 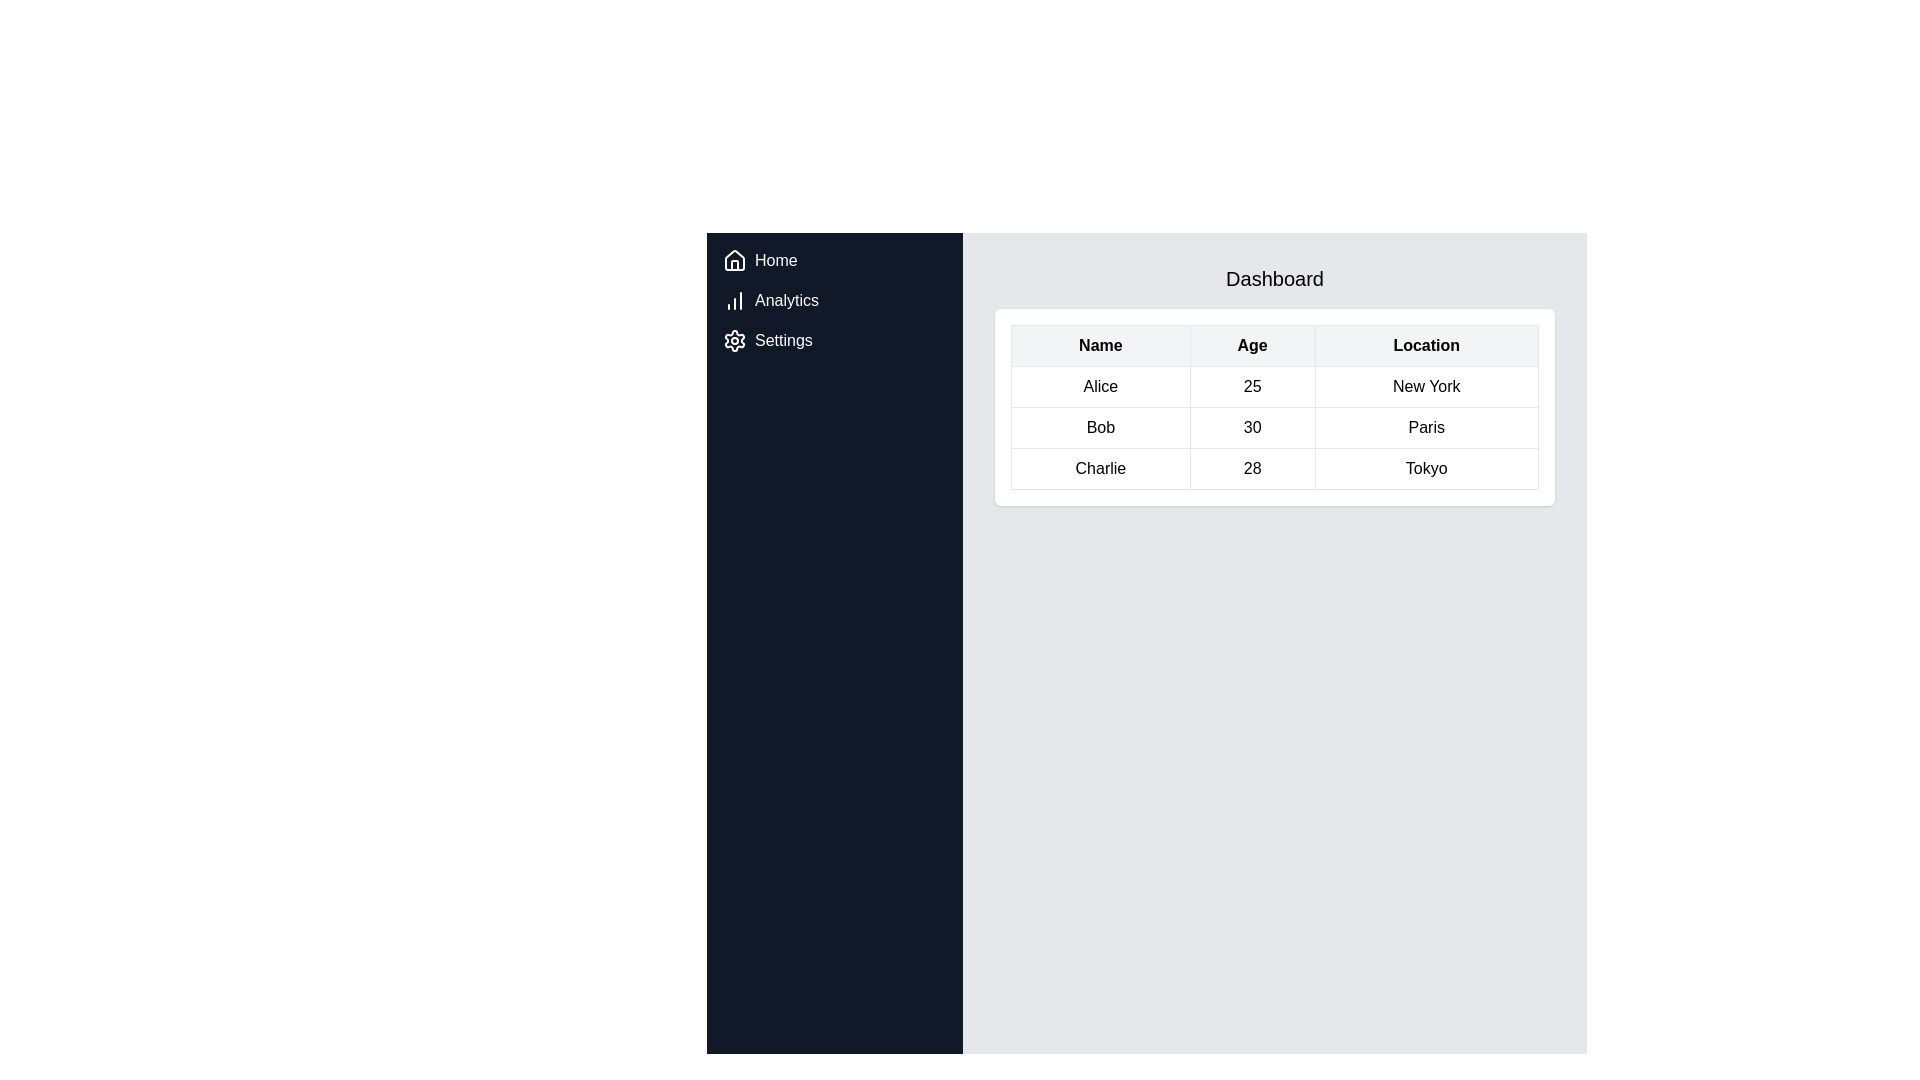 I want to click on the gear-shaped icon representing the settings option, so click(x=733, y=339).